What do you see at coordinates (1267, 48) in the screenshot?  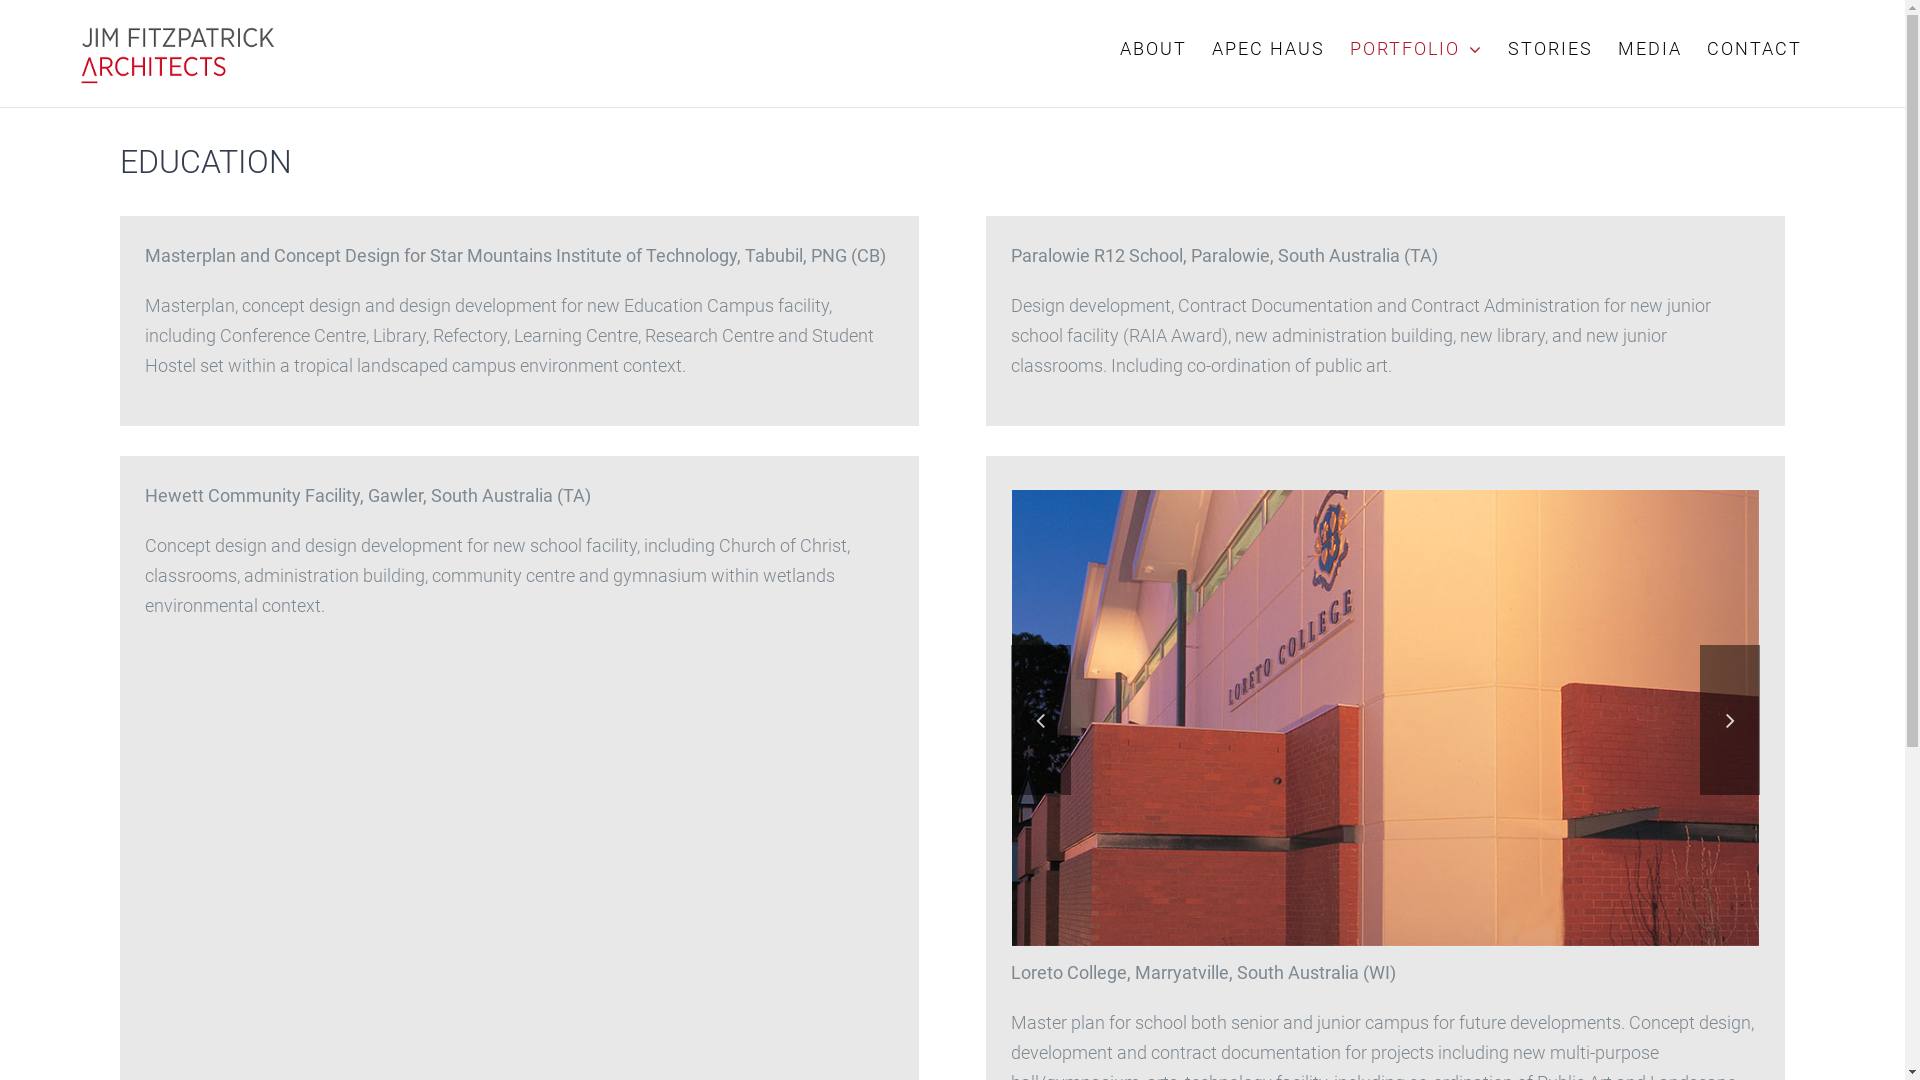 I see `'APEC HAUS'` at bounding box center [1267, 48].